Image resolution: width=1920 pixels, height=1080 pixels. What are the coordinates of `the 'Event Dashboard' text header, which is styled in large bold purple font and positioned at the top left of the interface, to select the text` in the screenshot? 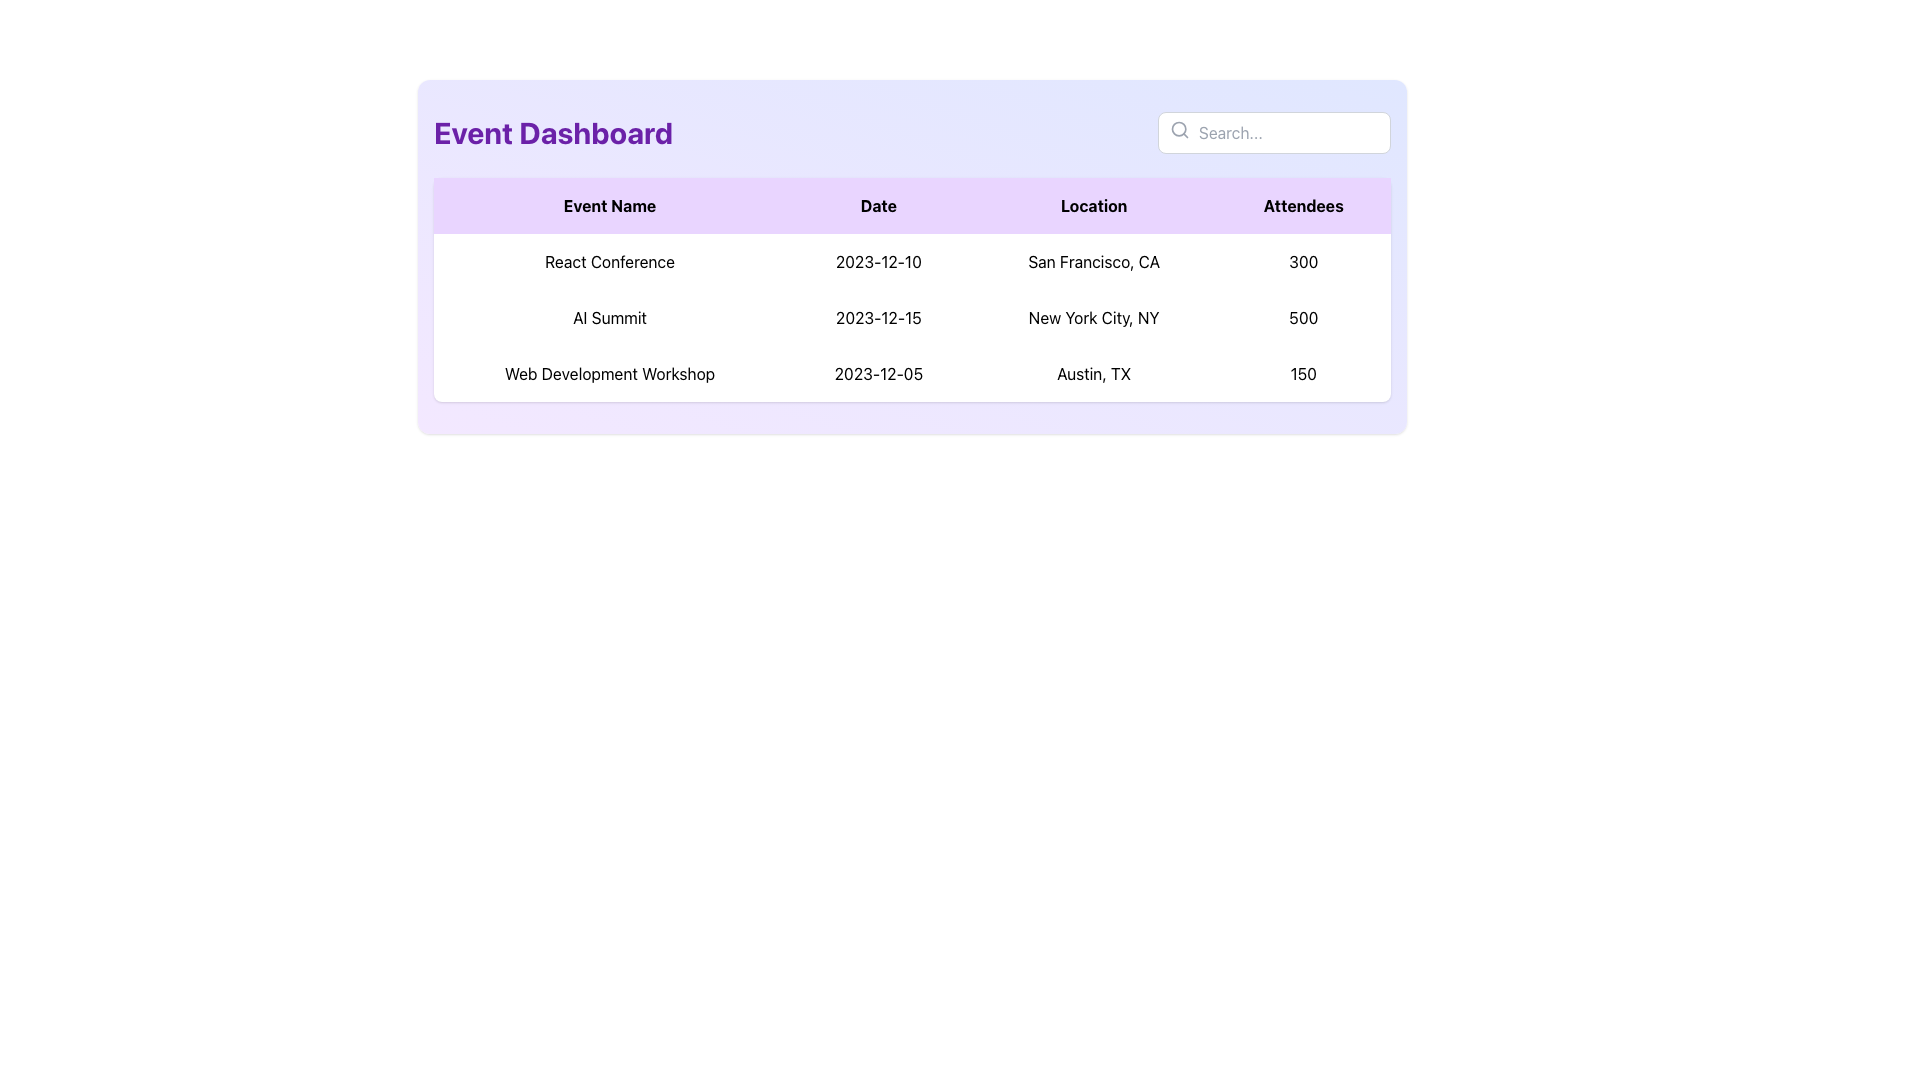 It's located at (553, 132).